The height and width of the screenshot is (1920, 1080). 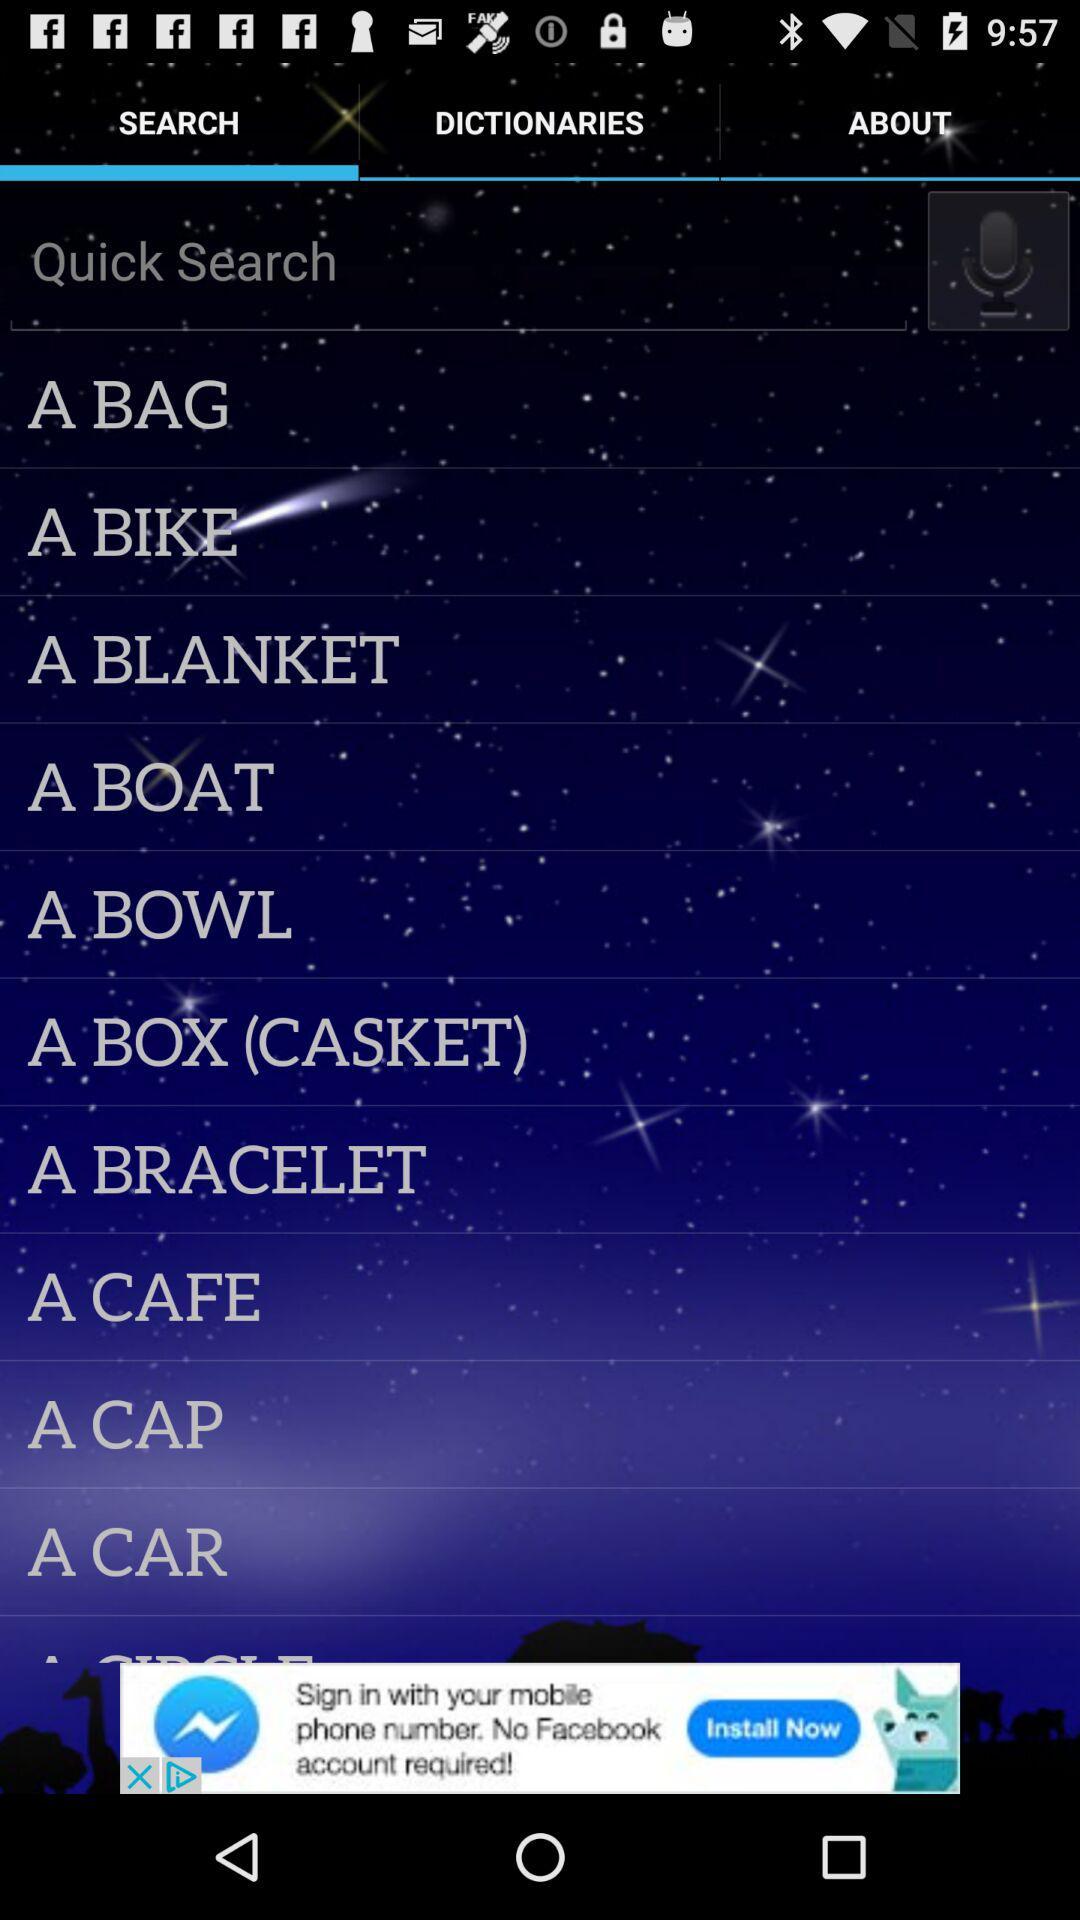 What do you see at coordinates (900, 120) in the screenshot?
I see `the tab on the top right corner of the web page` at bounding box center [900, 120].